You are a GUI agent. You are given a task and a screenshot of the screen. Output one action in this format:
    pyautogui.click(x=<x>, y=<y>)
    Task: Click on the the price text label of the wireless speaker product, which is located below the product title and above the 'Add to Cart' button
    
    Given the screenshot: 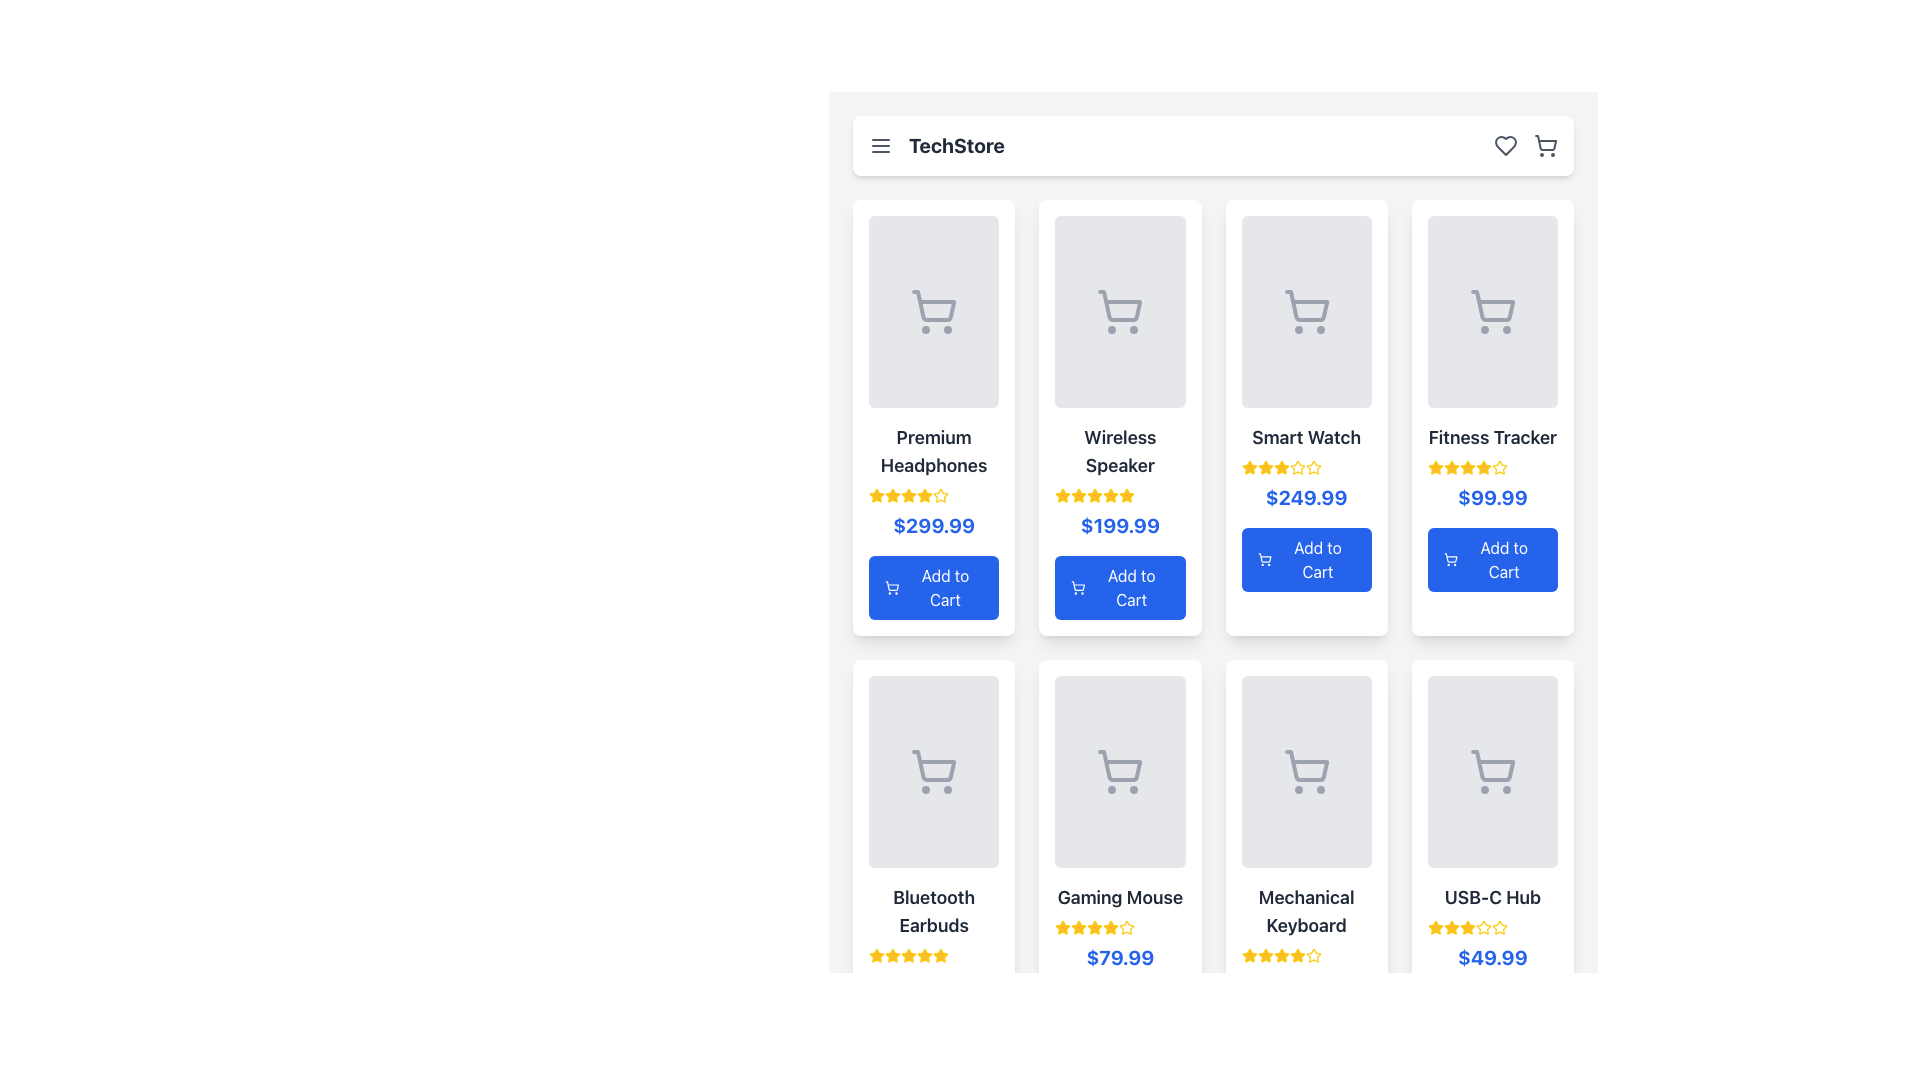 What is the action you would take?
    pyautogui.click(x=1120, y=524)
    